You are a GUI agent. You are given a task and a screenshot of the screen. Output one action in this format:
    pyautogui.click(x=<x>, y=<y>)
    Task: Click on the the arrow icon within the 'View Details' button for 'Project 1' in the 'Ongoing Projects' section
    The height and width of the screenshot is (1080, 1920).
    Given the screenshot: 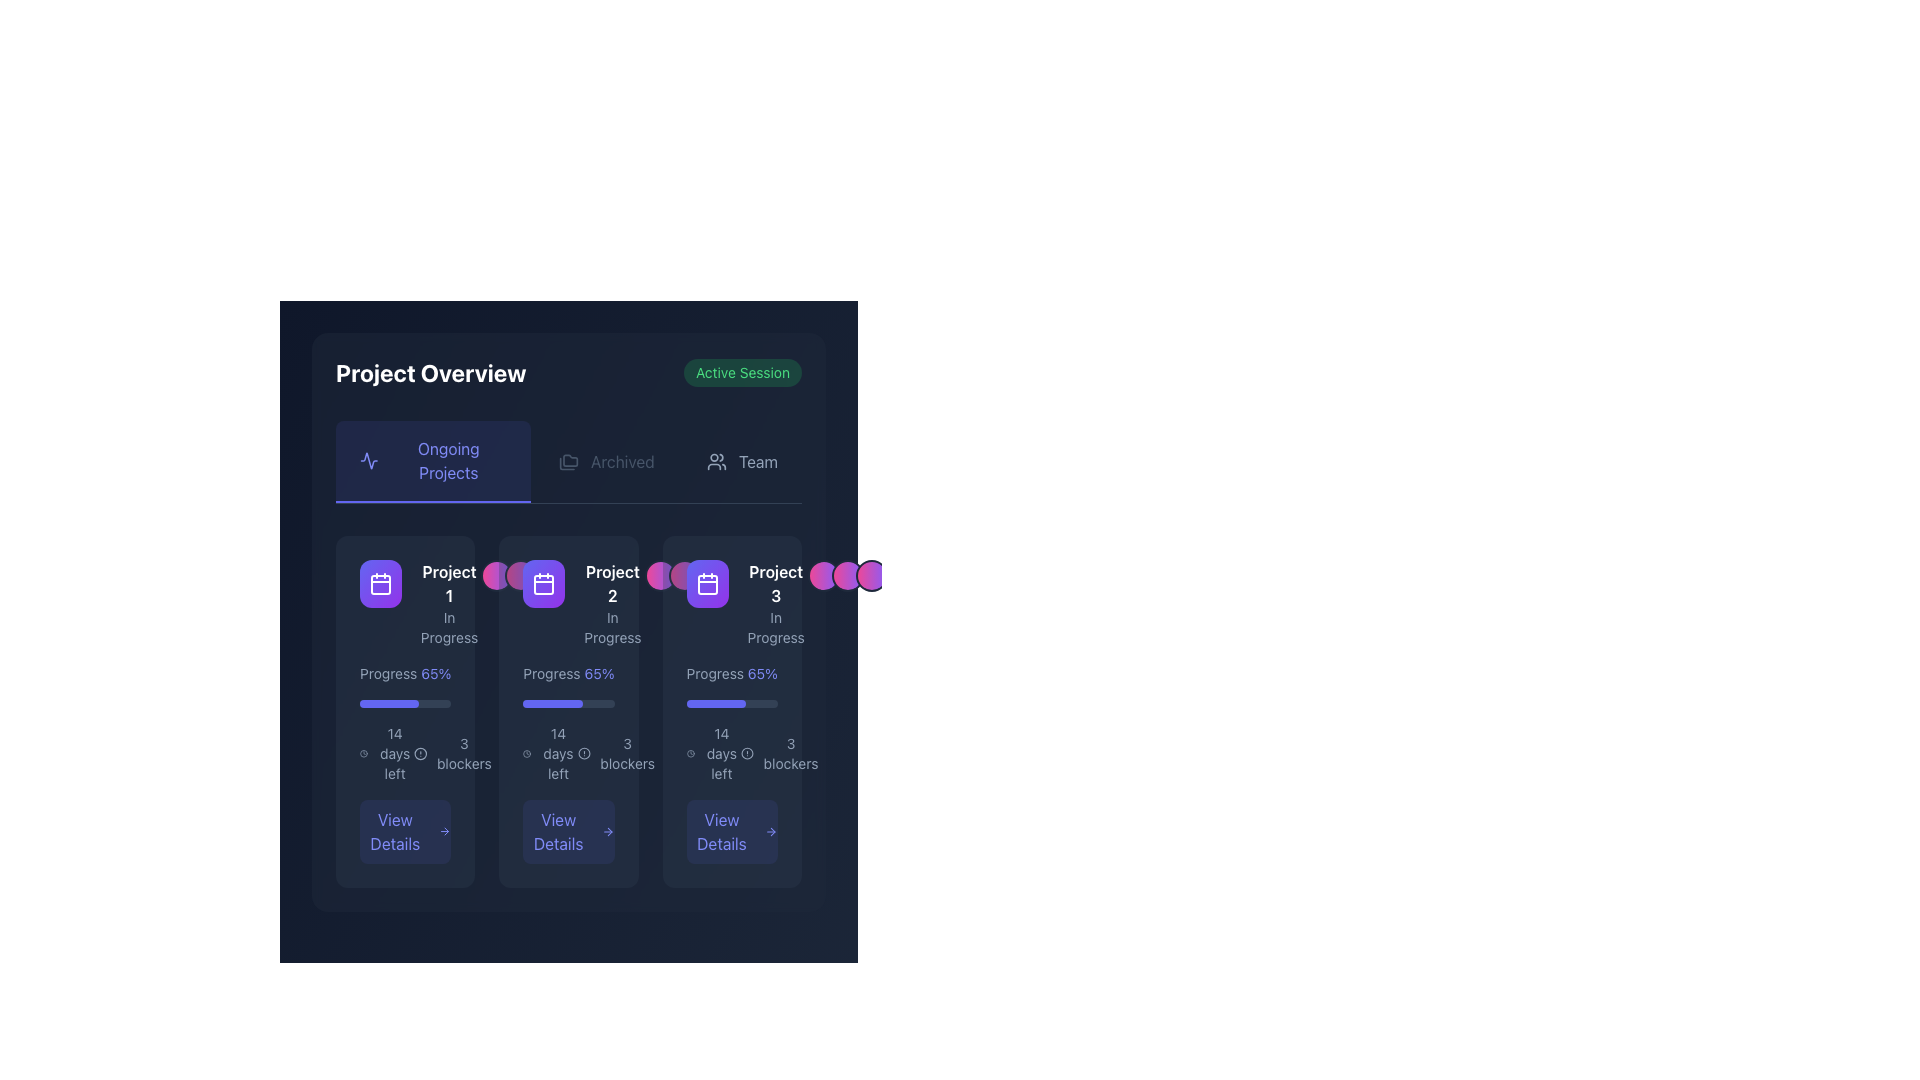 What is the action you would take?
    pyautogui.click(x=444, y=832)
    